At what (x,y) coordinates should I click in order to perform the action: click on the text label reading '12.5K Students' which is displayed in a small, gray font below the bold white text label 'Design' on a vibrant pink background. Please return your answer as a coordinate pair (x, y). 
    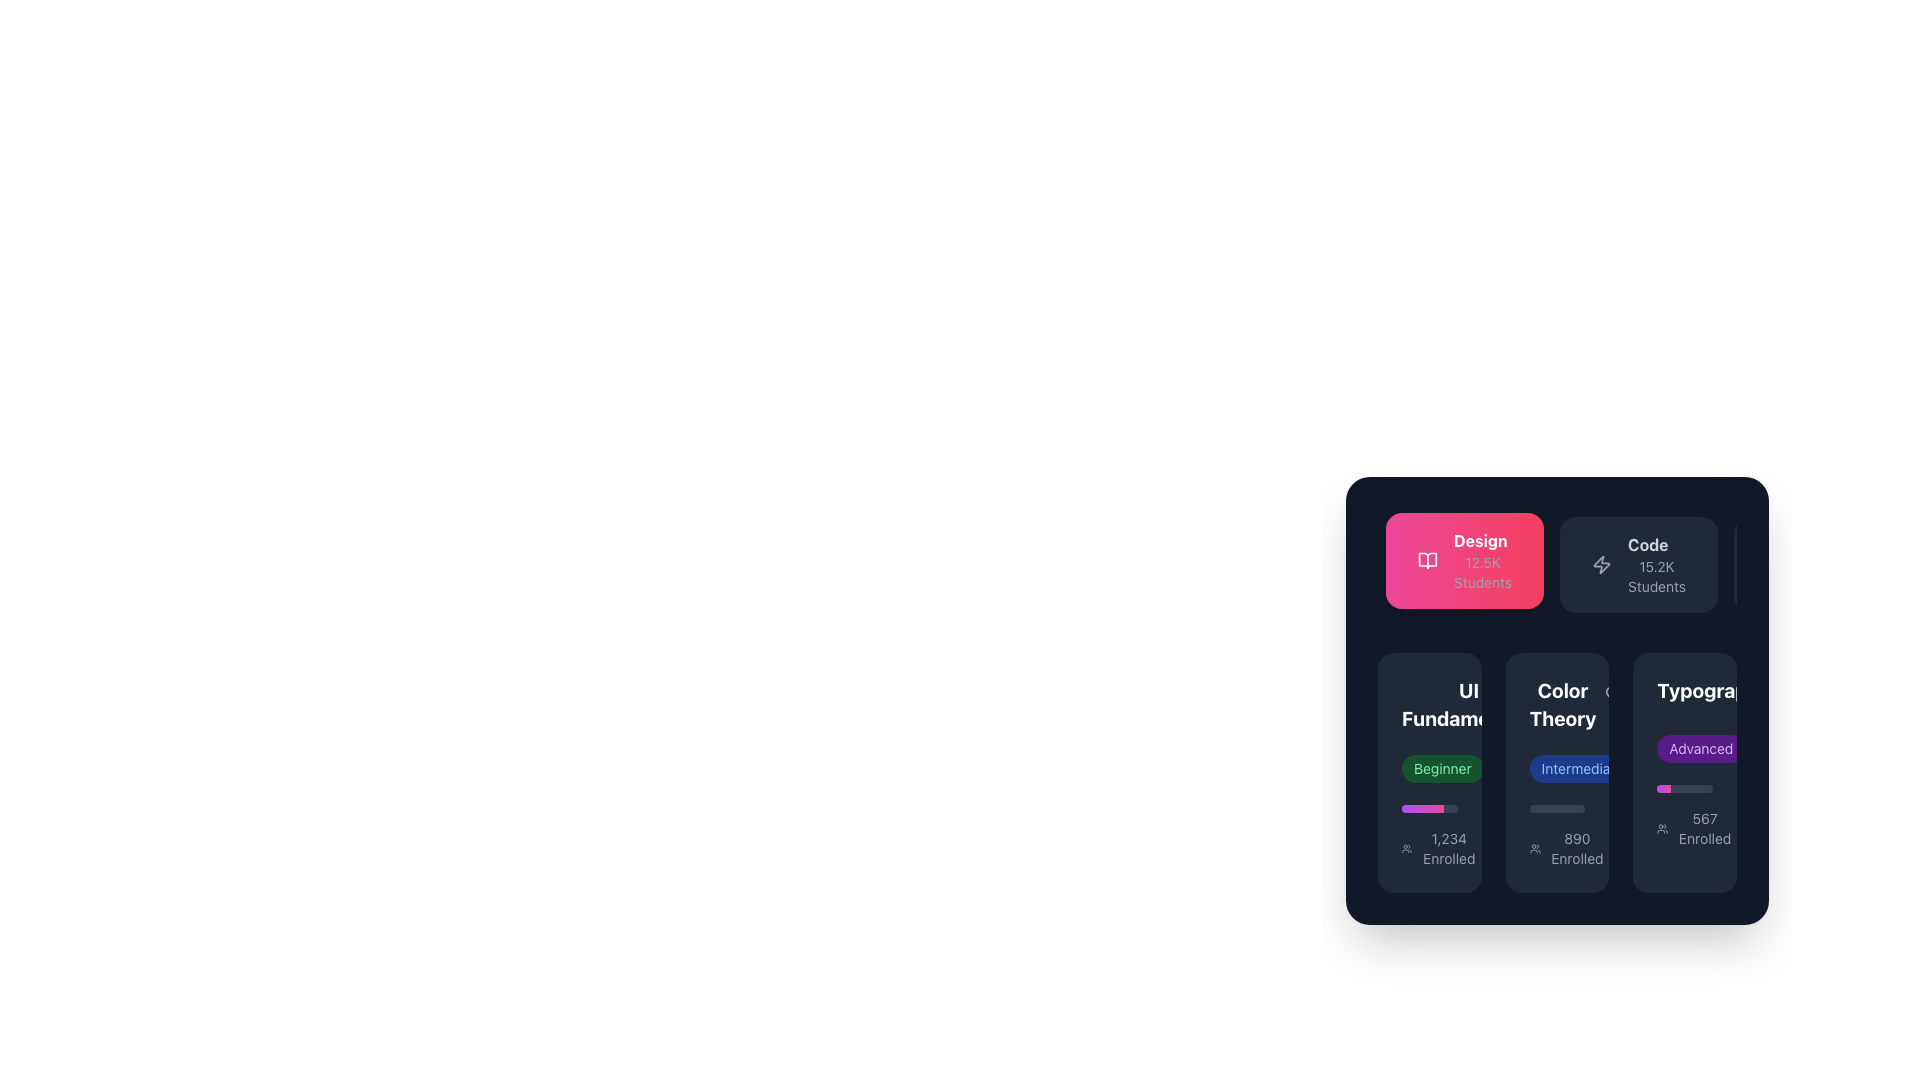
    Looking at the image, I should click on (1483, 573).